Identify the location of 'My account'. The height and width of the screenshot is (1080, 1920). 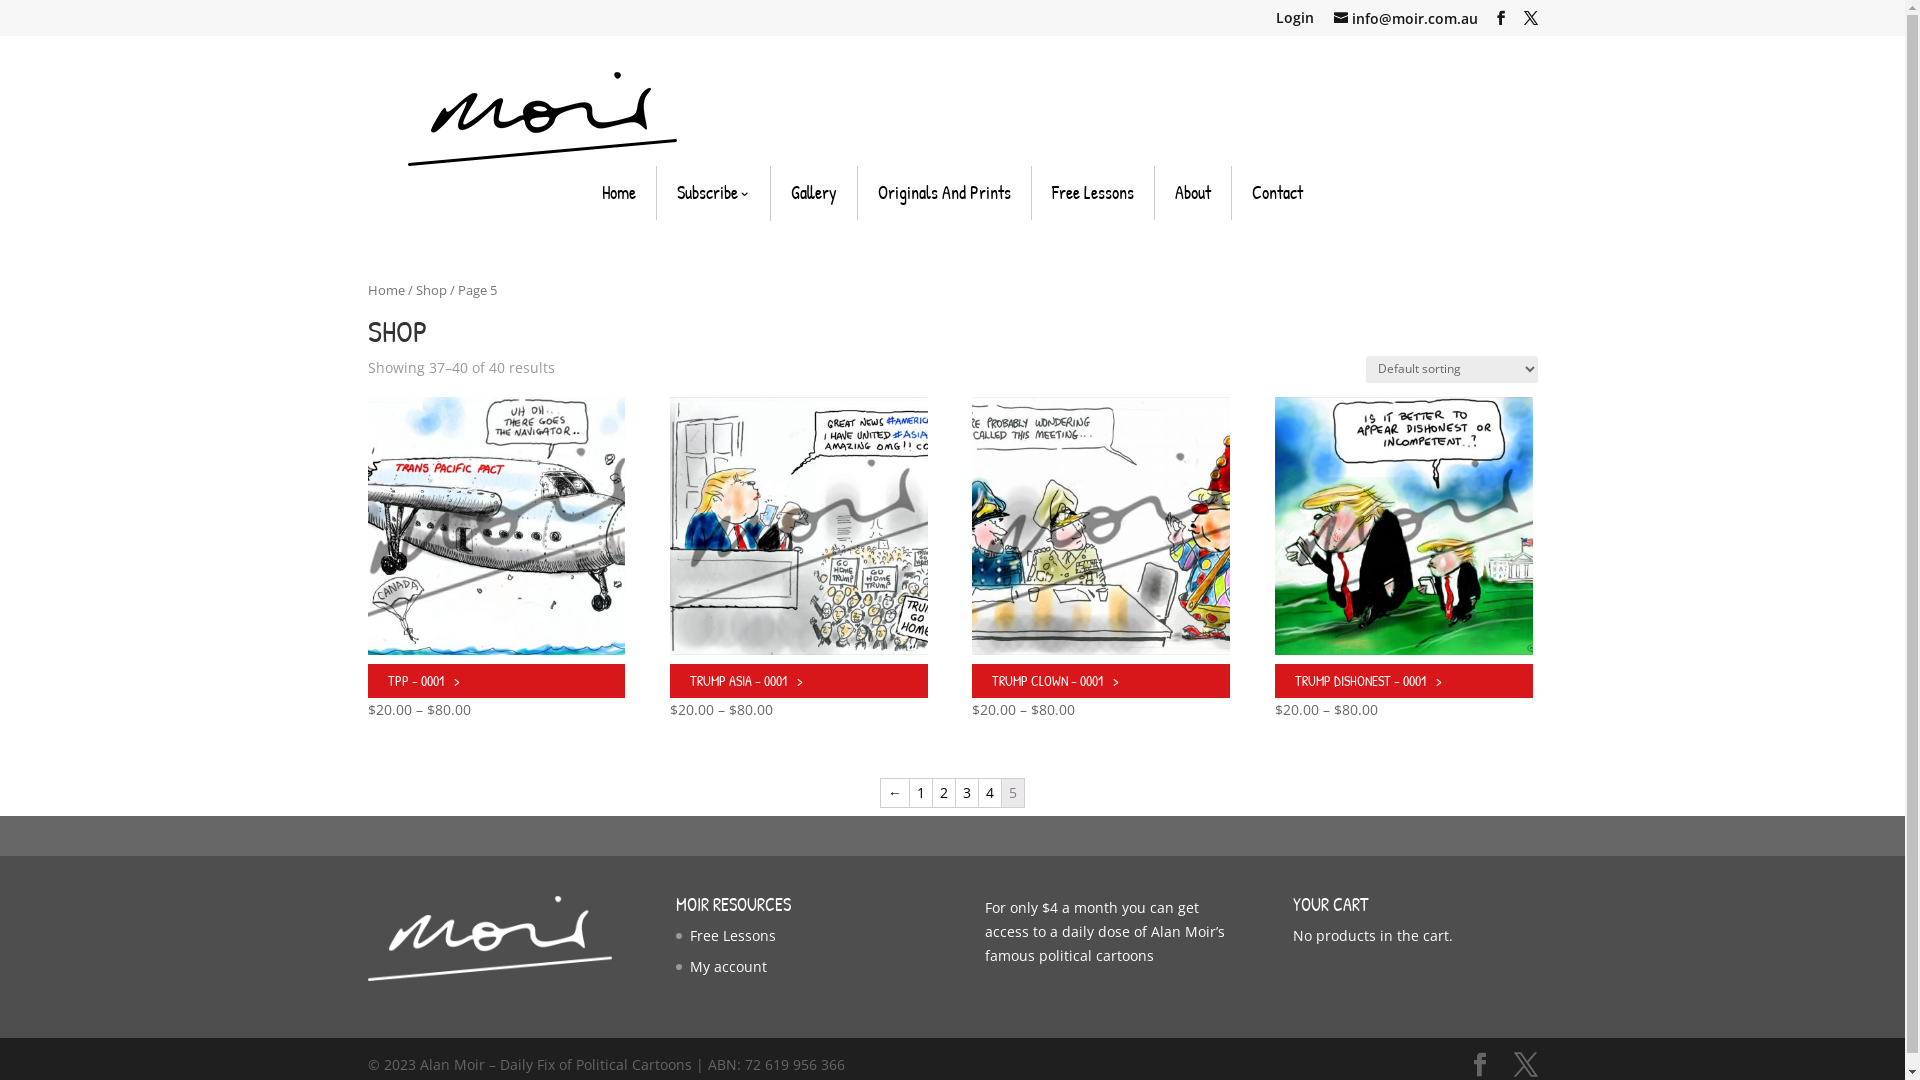
(727, 965).